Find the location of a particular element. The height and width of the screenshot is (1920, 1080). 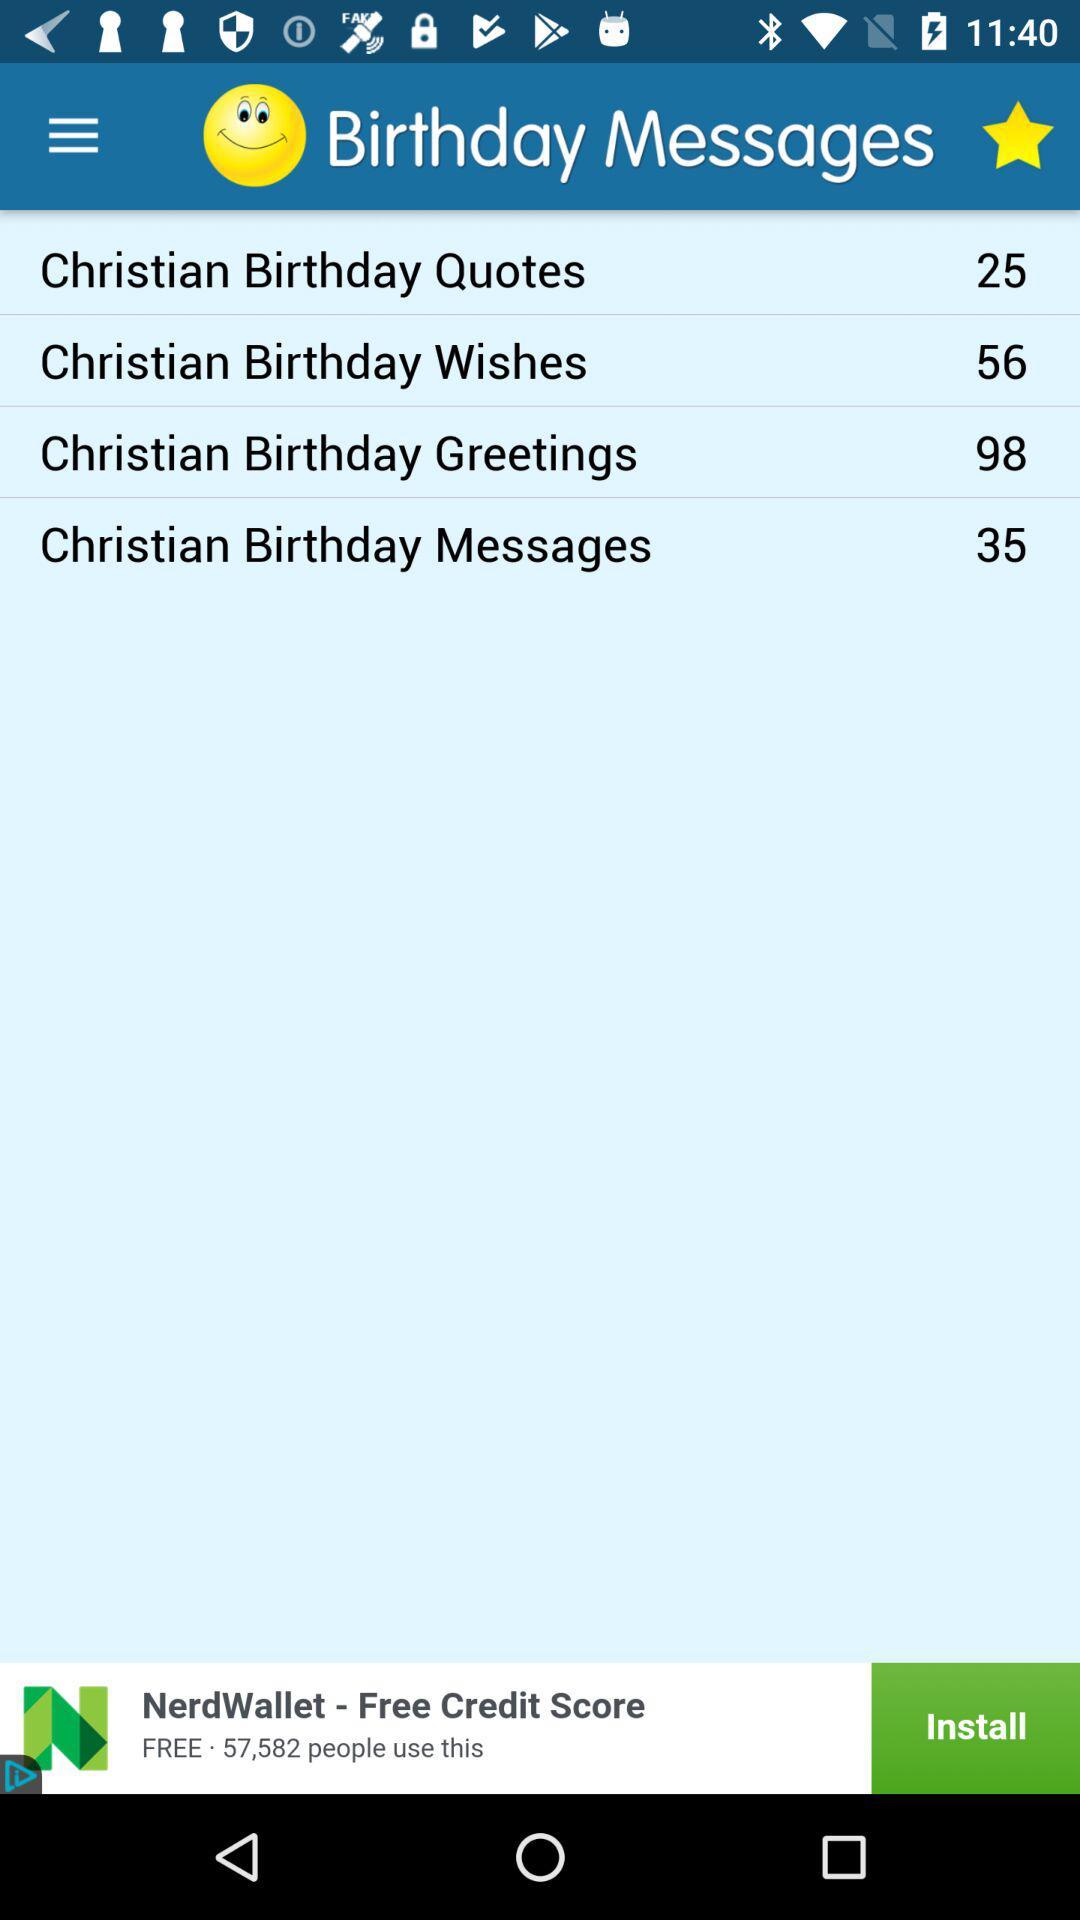

item above 35 is located at coordinates (1027, 450).